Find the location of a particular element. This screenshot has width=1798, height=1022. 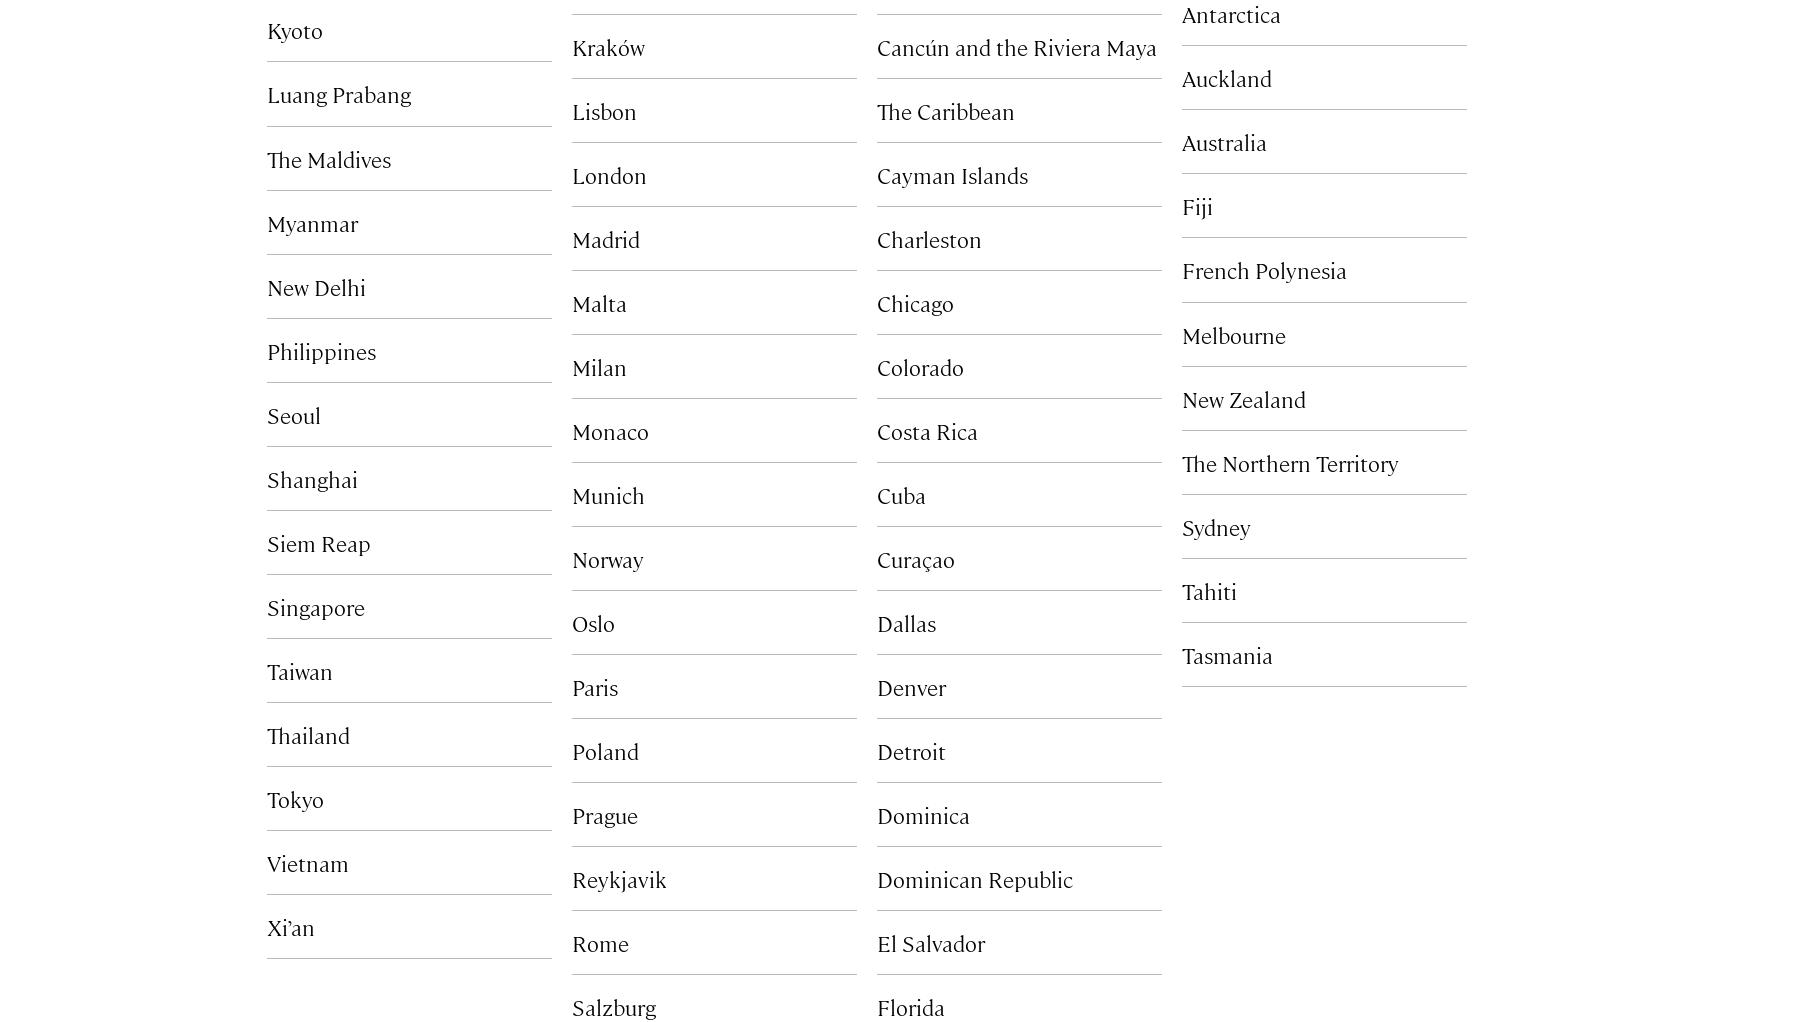

'Prague' is located at coordinates (571, 813).